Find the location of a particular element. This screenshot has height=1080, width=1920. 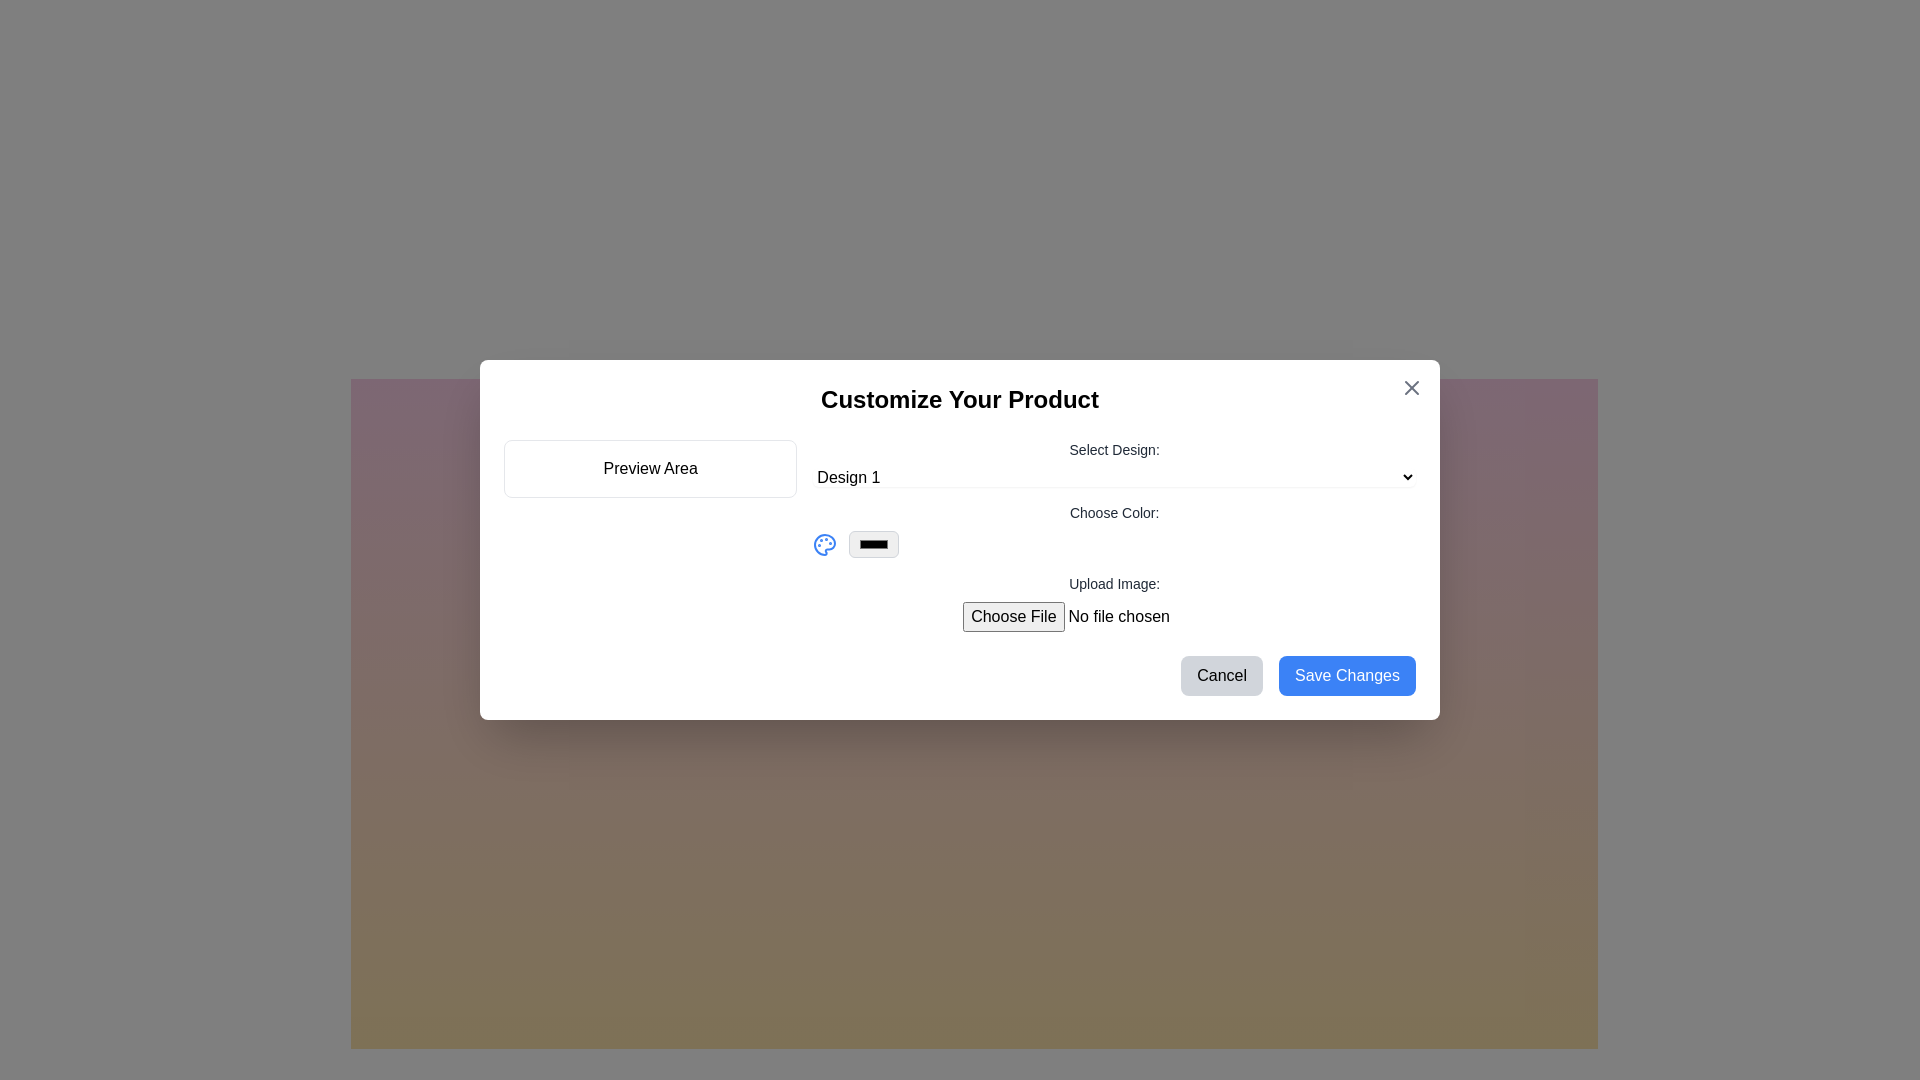

the 'Cancel' button located at the bottom-right of the dialog, which has a light gray background that darkens on hover is located at coordinates (1221, 675).